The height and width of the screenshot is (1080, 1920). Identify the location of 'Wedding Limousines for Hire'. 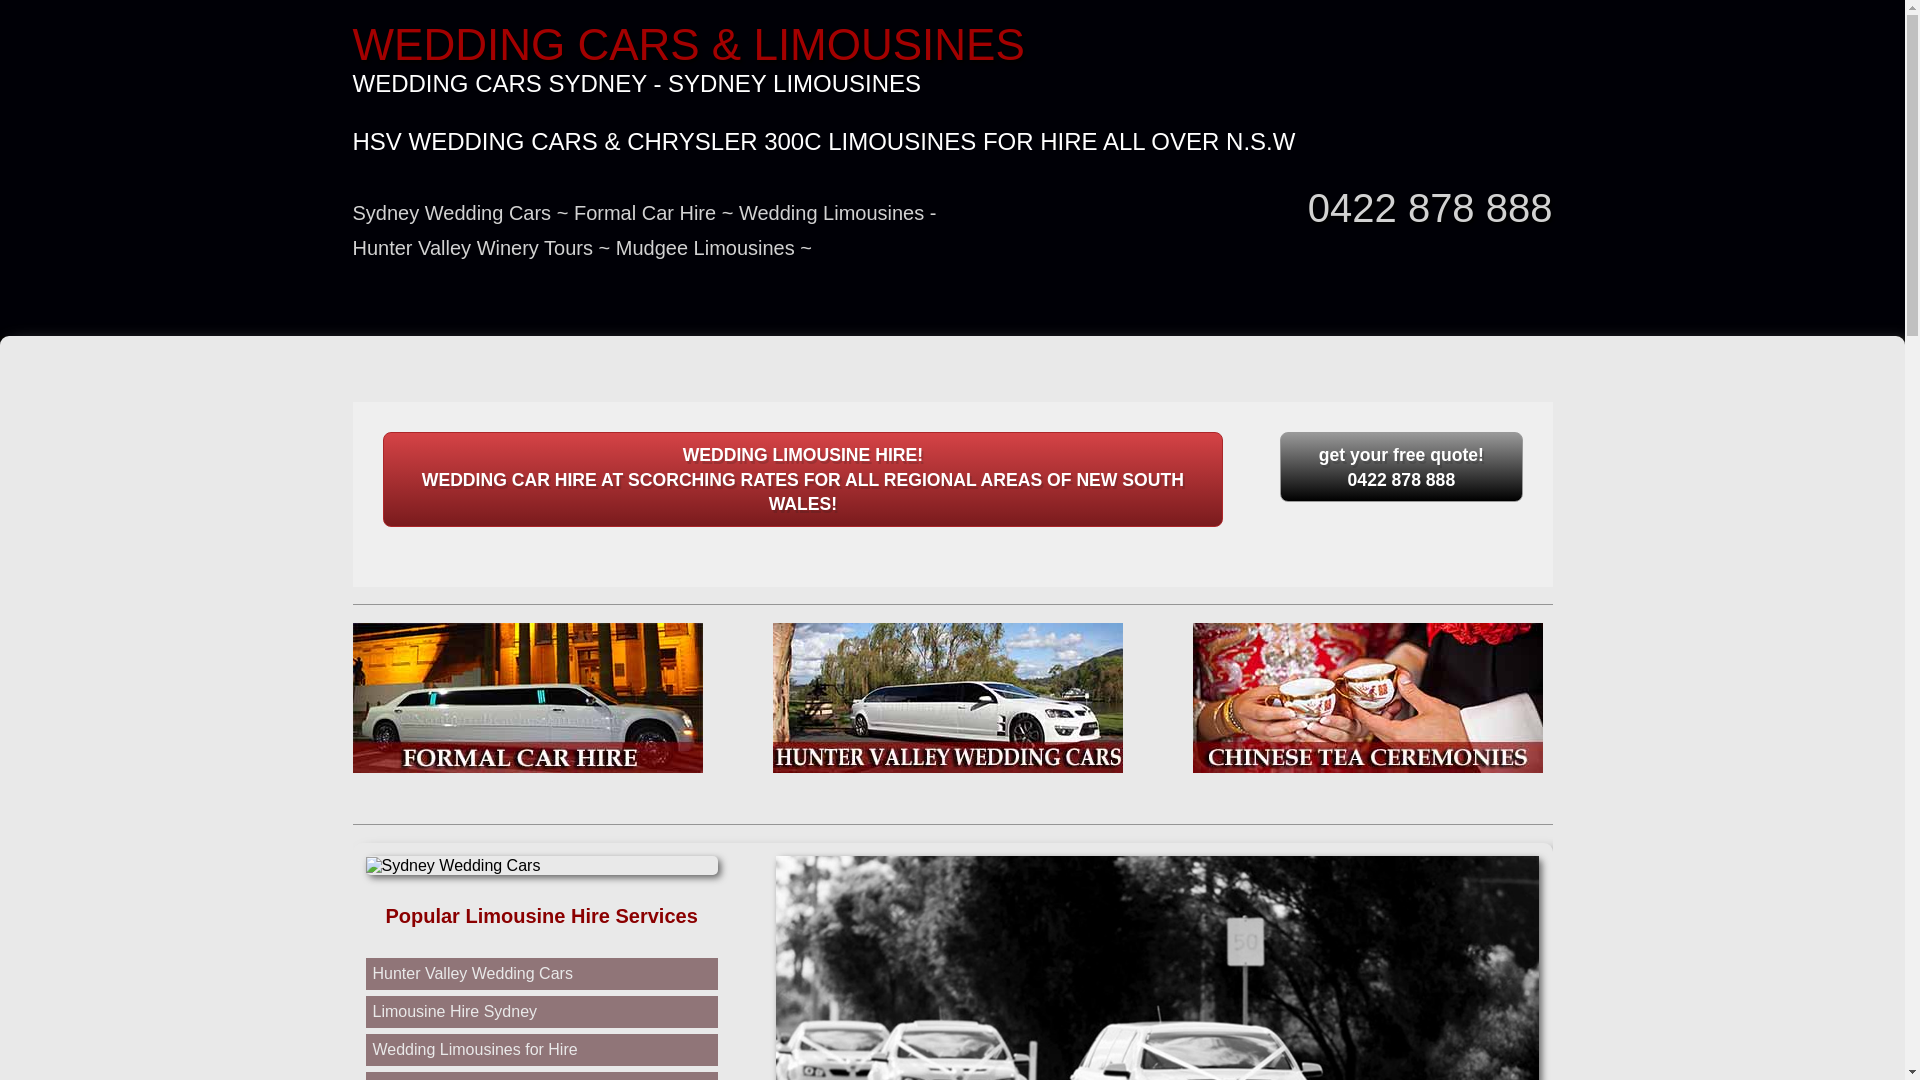
(473, 1048).